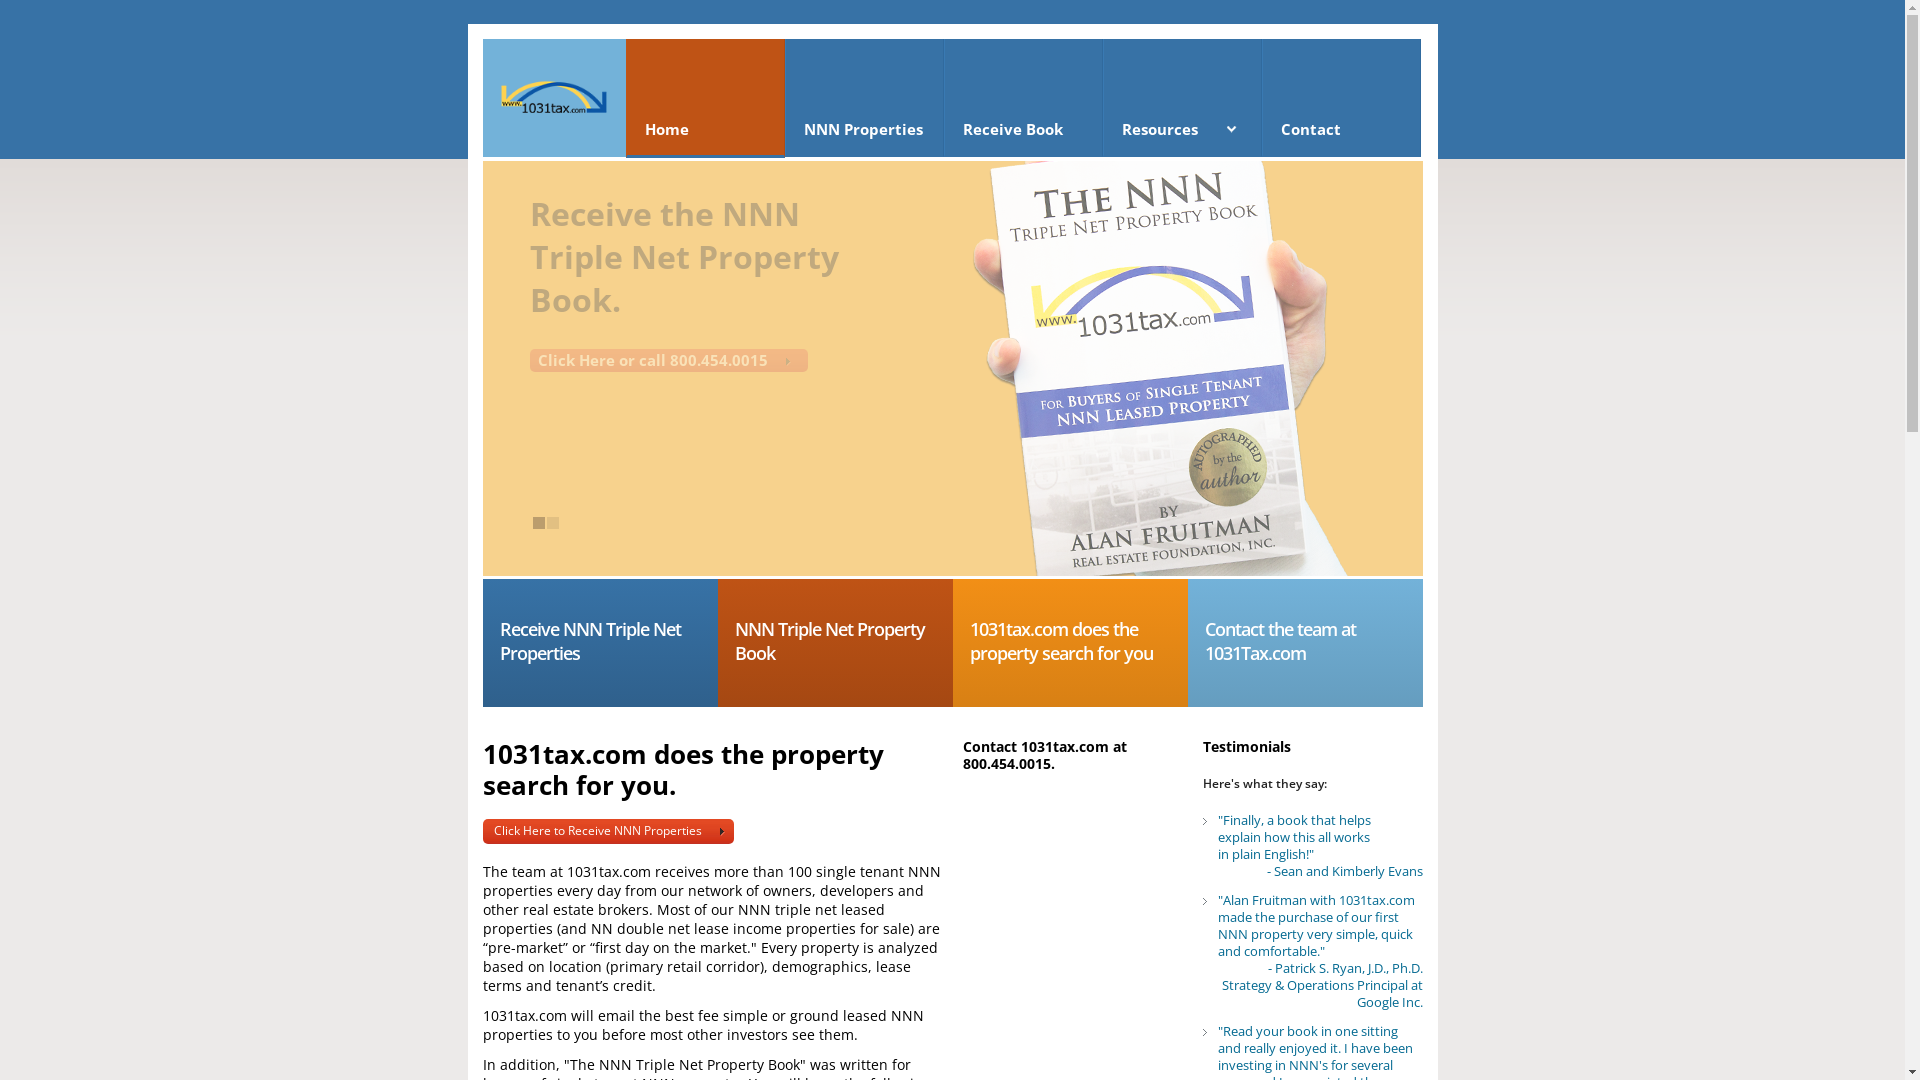  Describe the element at coordinates (598, 643) in the screenshot. I see `'Receive NNN Triple Net Properties'` at that location.